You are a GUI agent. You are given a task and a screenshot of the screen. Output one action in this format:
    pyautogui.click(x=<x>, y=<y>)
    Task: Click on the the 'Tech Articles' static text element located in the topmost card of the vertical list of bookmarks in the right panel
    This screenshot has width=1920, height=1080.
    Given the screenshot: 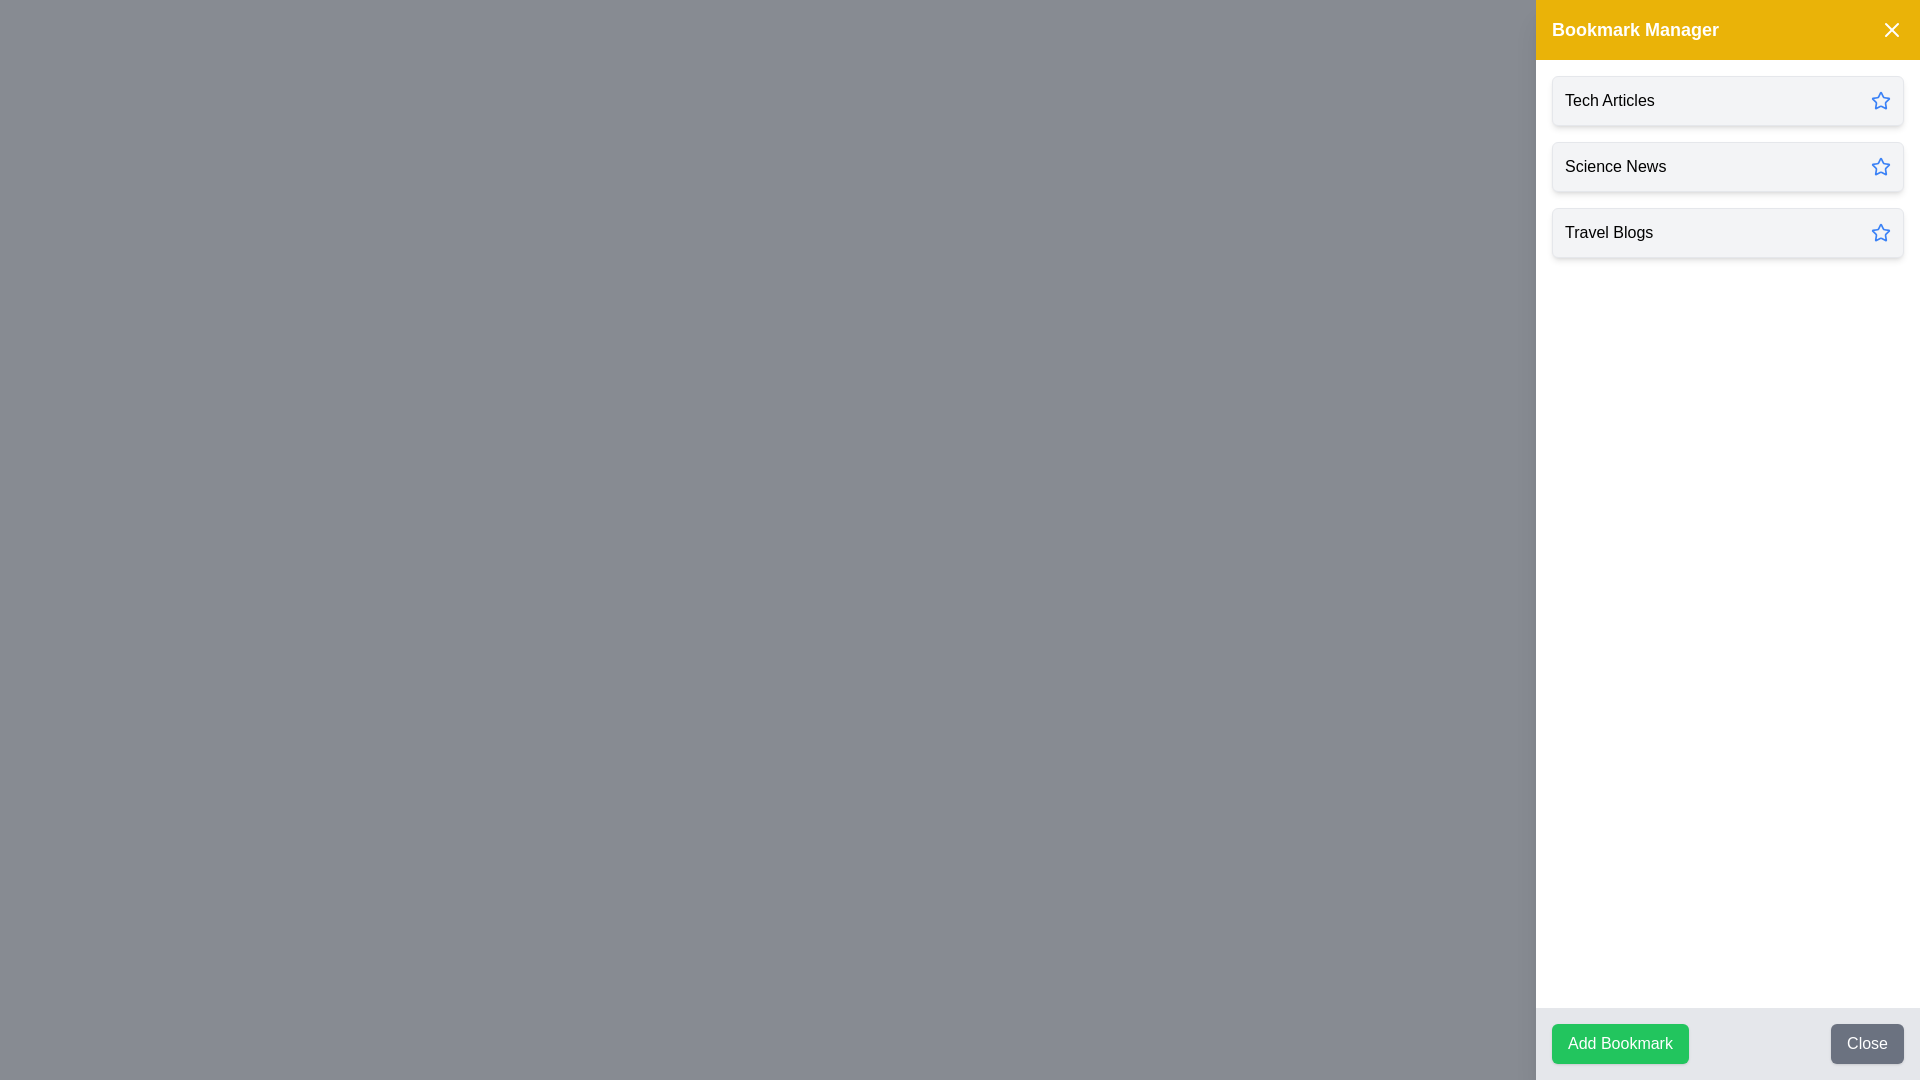 What is the action you would take?
    pyautogui.click(x=1609, y=100)
    